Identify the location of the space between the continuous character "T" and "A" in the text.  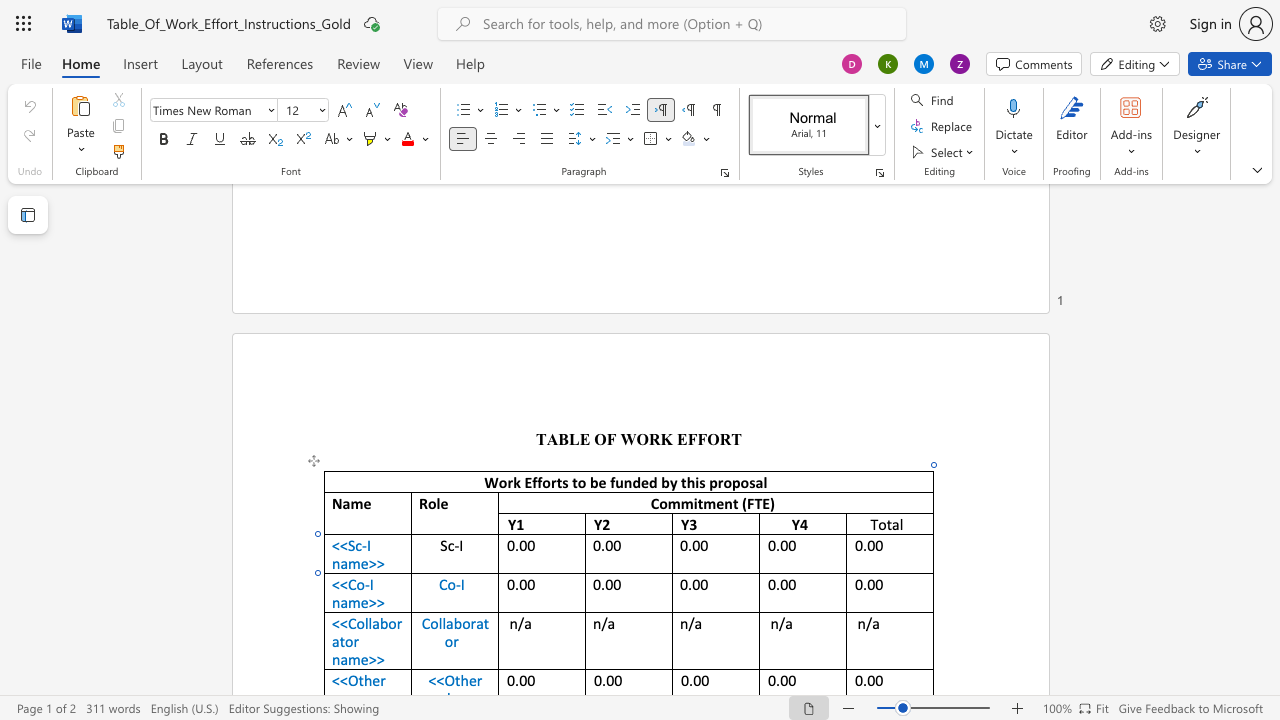
(546, 438).